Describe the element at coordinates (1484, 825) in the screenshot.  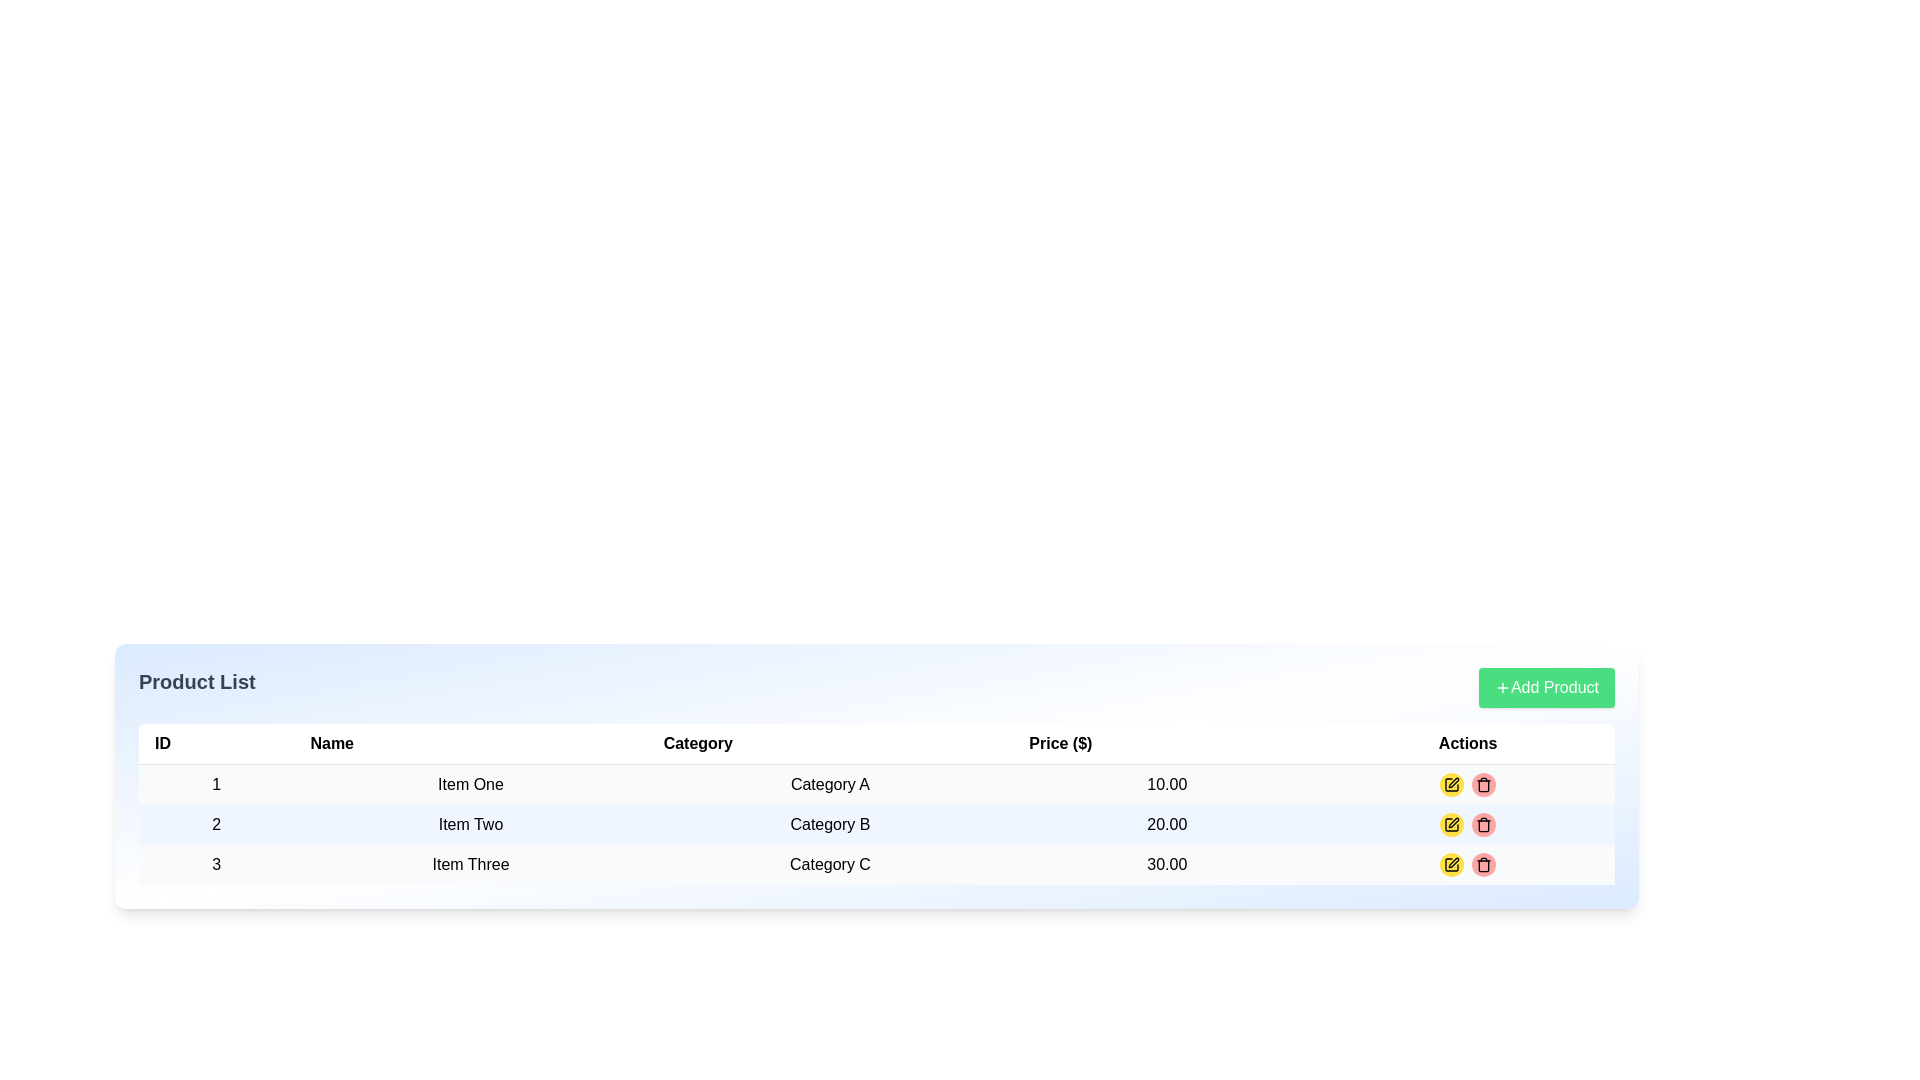
I see `the circular red delete button with a trash bin icon located in the 'Actions' column of the third row in the product list table` at that location.